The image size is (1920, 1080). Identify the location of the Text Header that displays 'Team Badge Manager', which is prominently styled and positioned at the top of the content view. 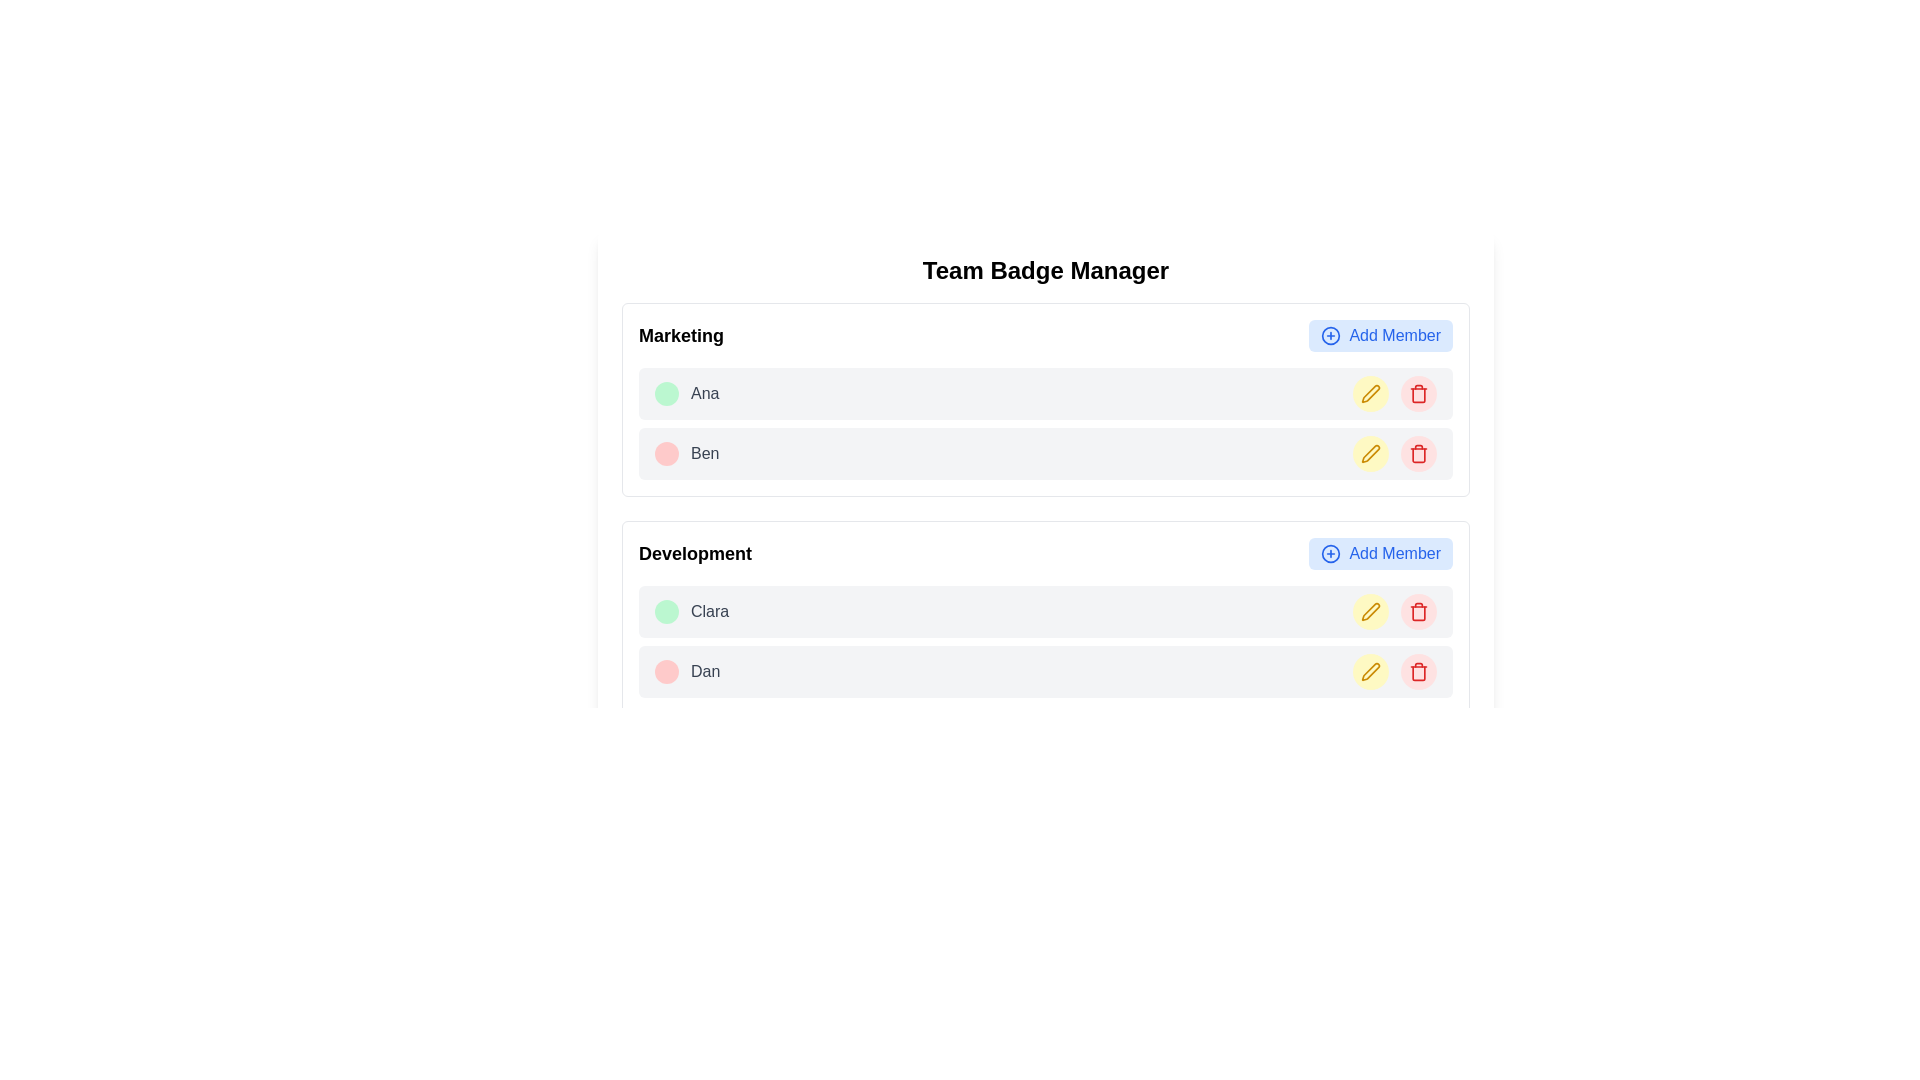
(1045, 270).